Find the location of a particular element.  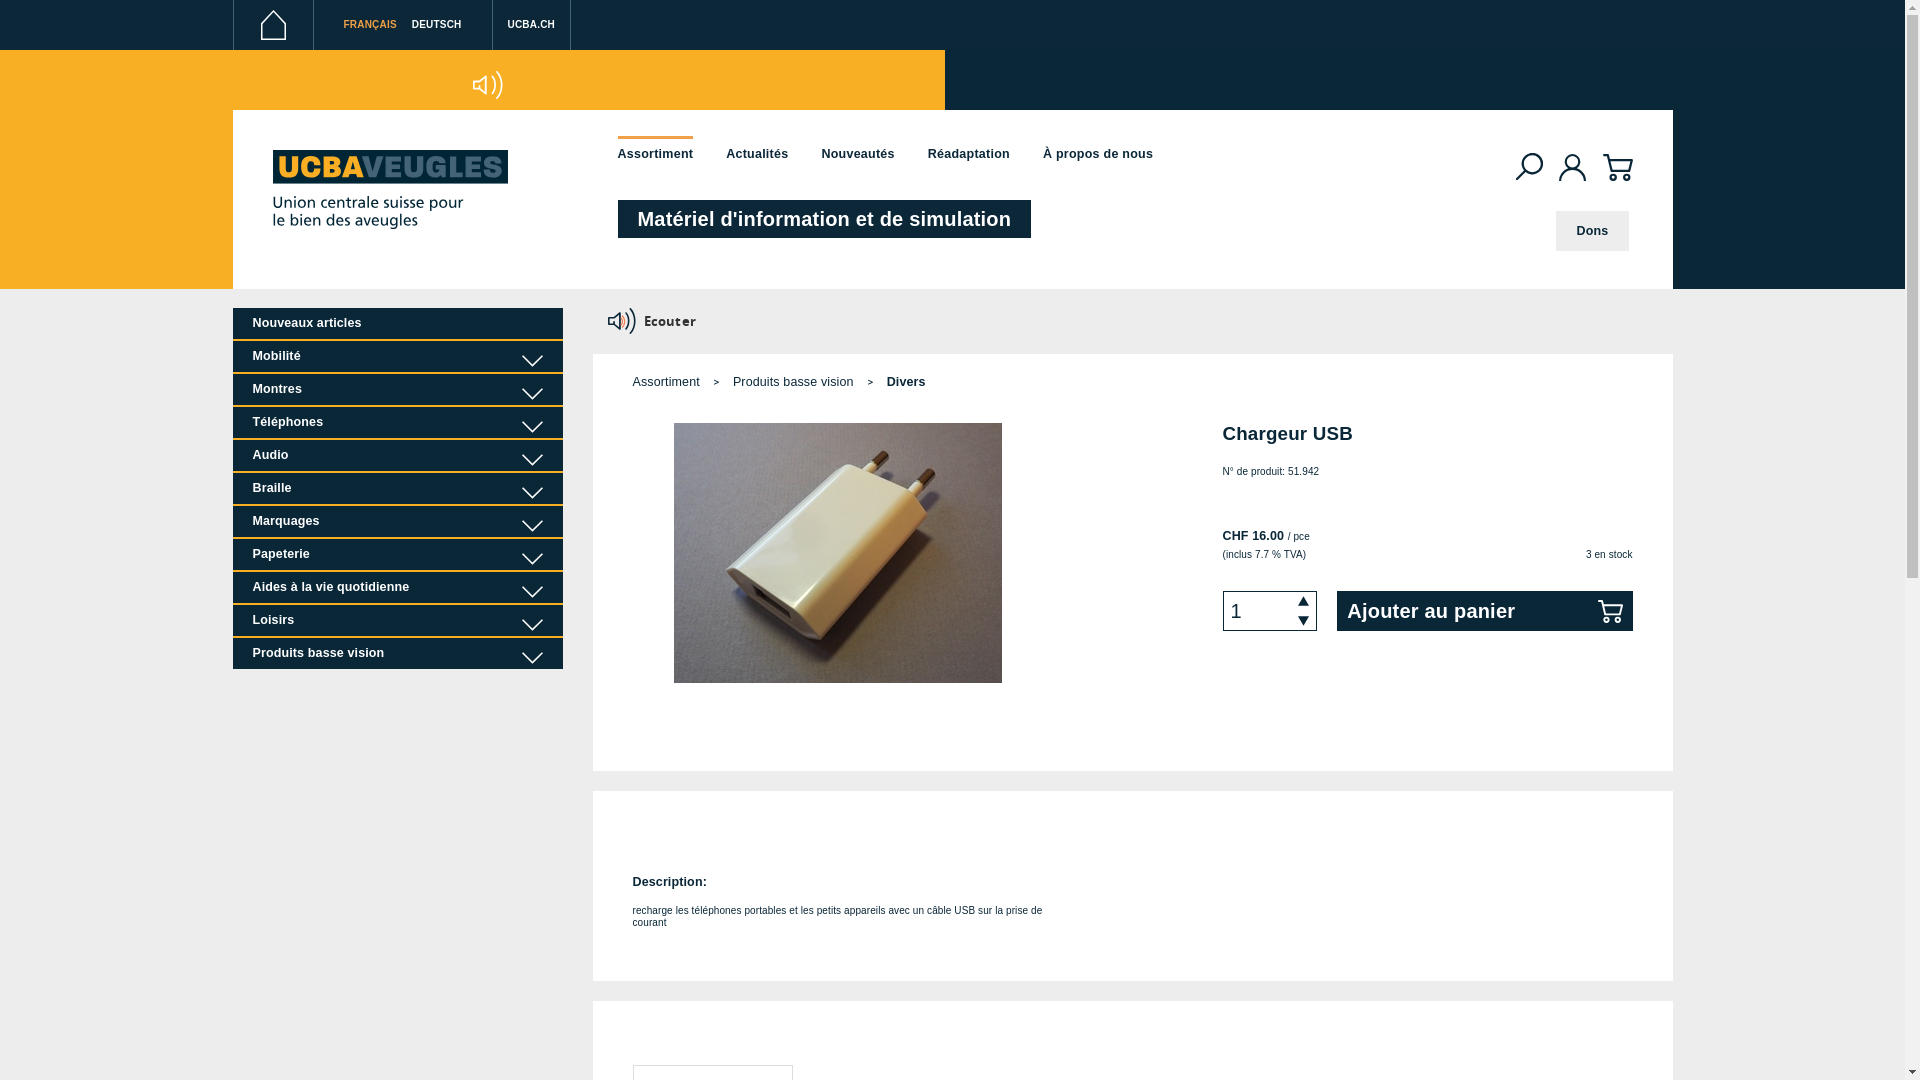

'Vers la recherche' is located at coordinates (1516, 165).